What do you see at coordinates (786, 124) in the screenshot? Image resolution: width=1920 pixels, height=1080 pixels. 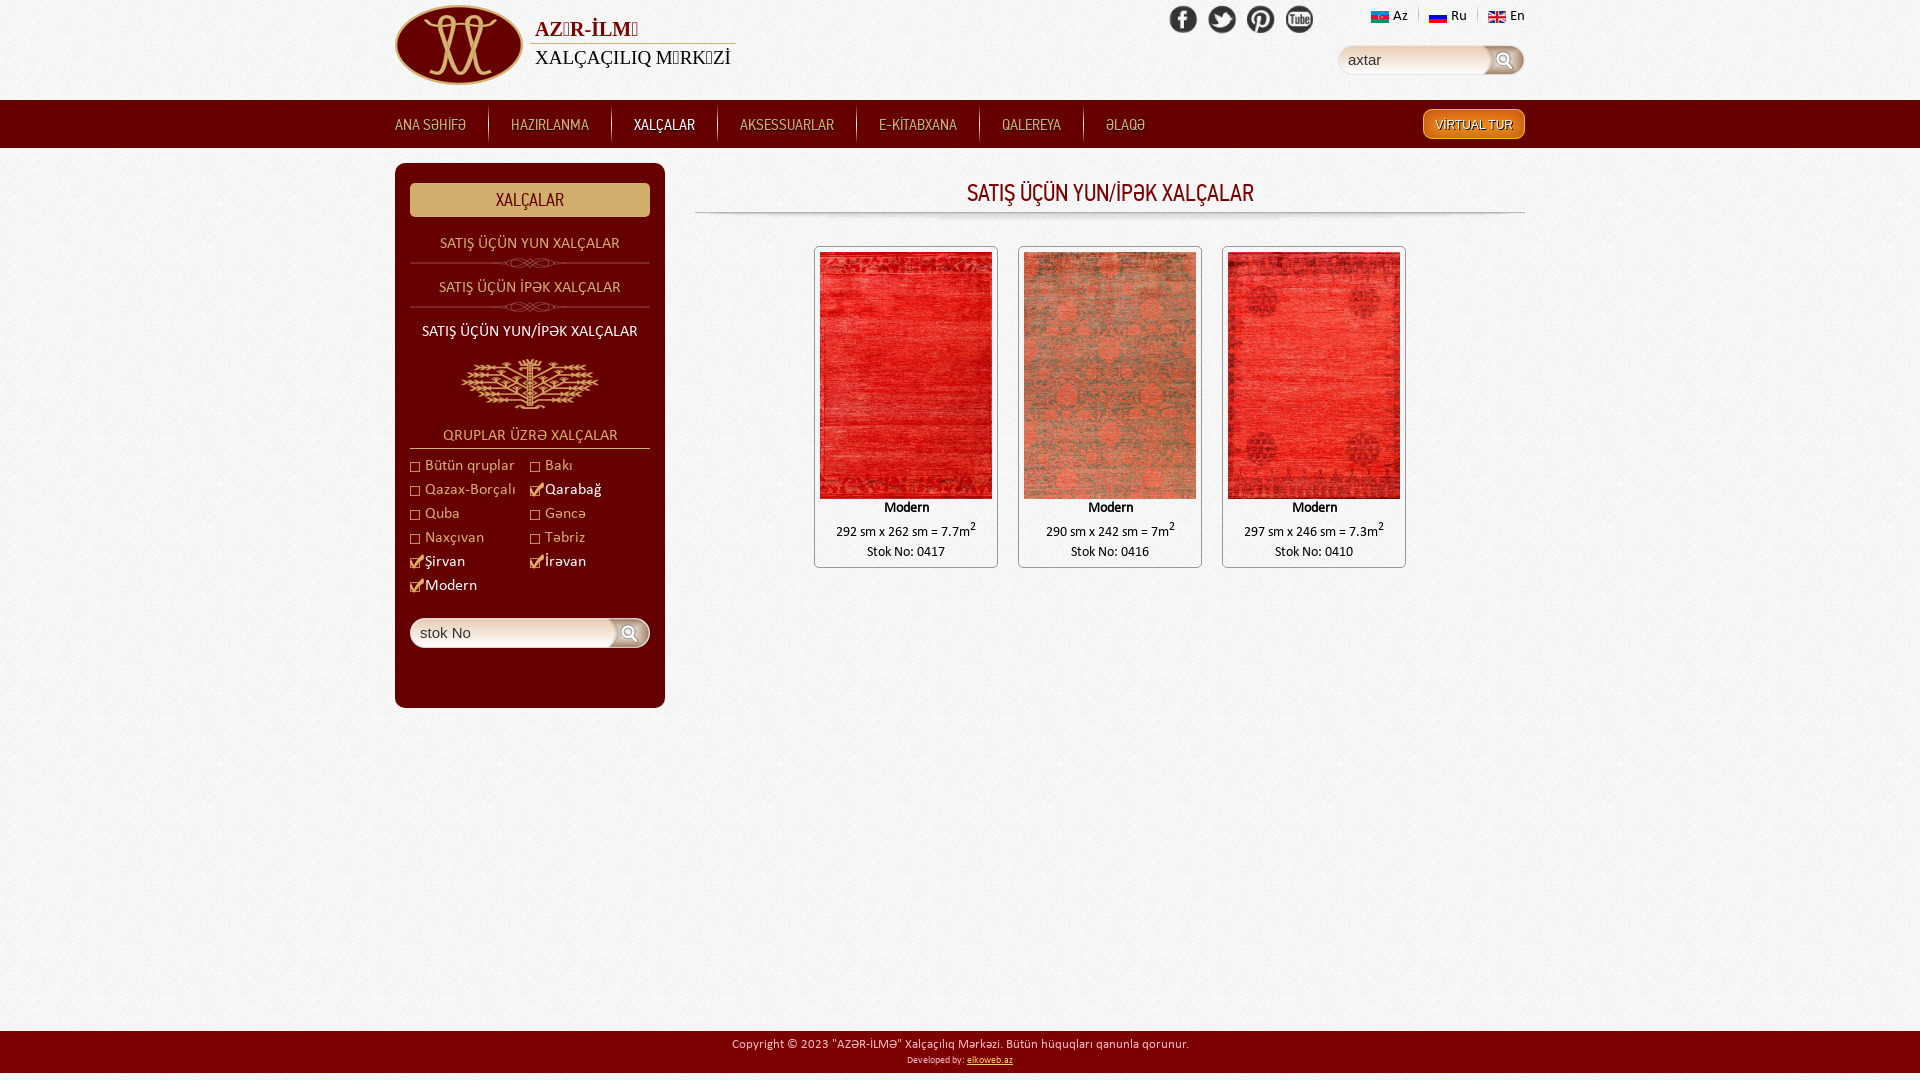 I see `'AKSESSUARLAR'` at bounding box center [786, 124].